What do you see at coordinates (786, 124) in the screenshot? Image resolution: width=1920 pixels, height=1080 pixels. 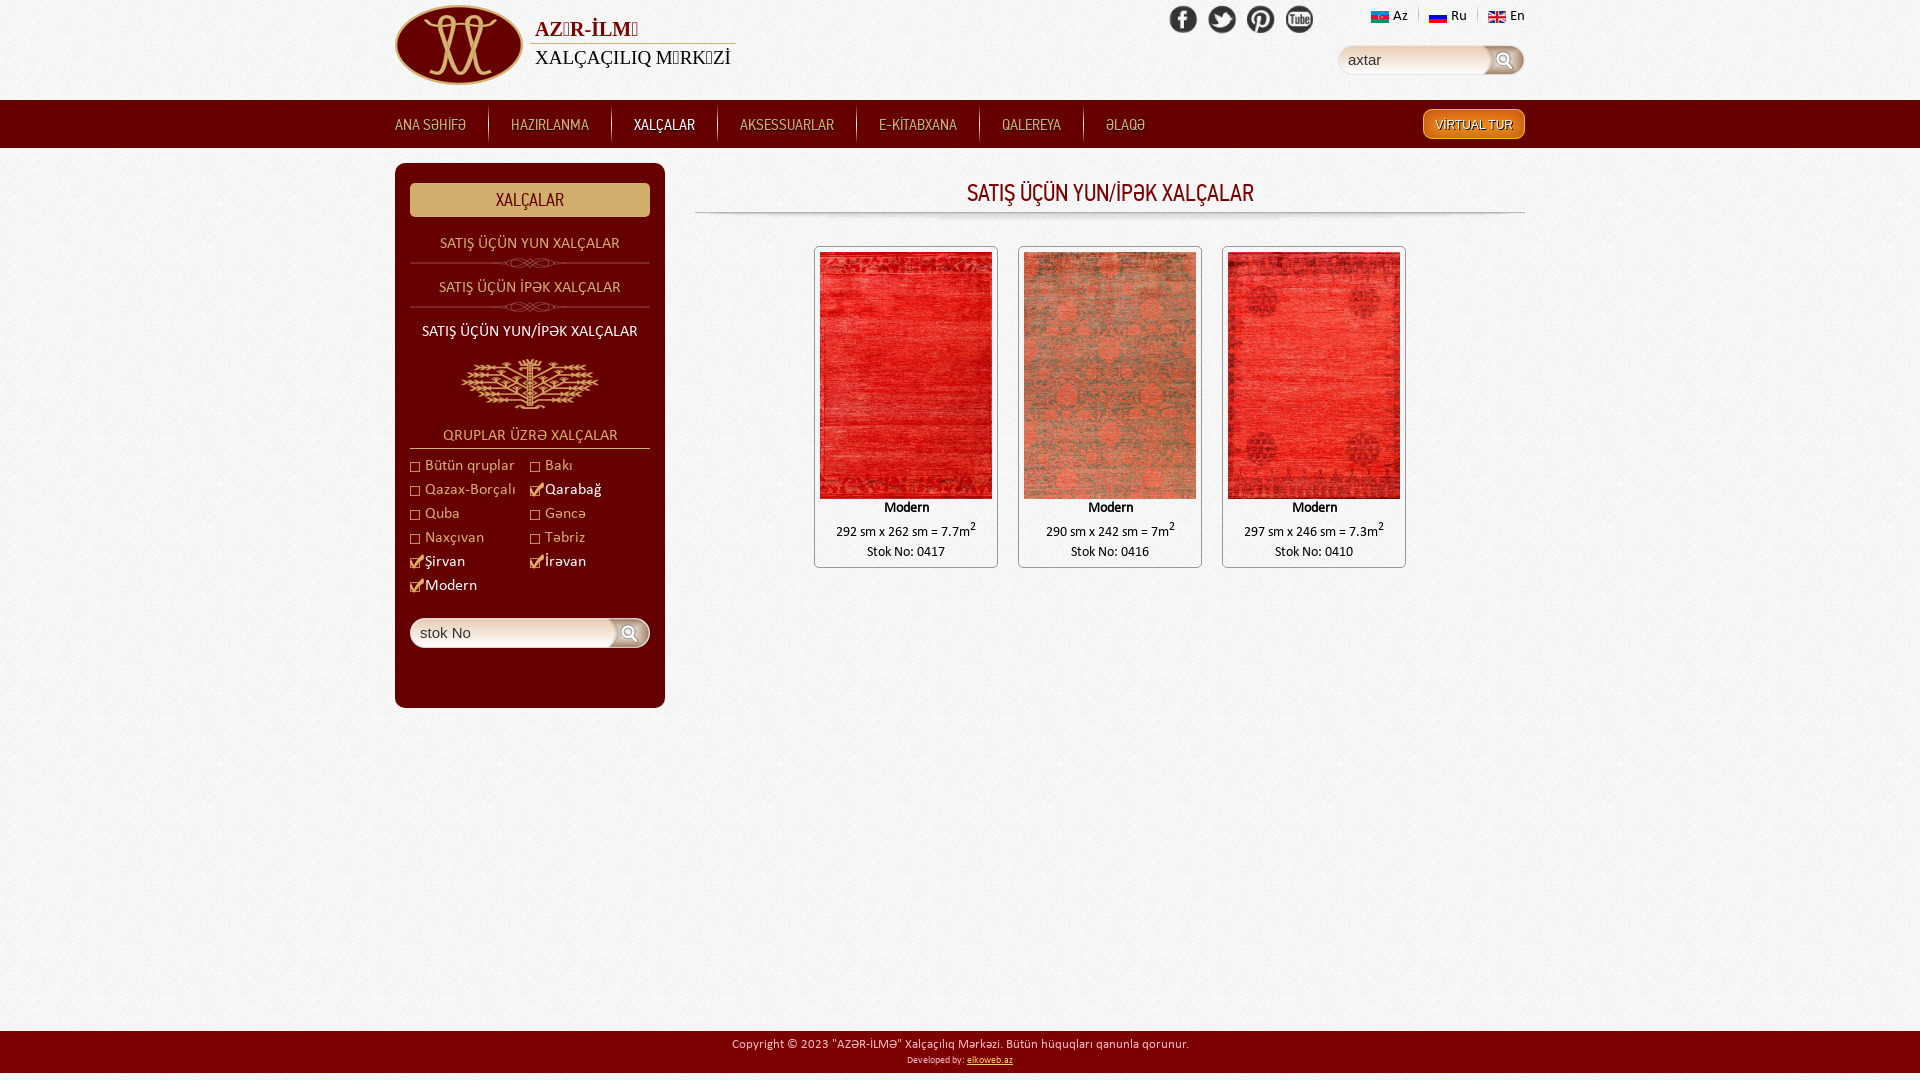 I see `'AKSESSUARLAR'` at bounding box center [786, 124].